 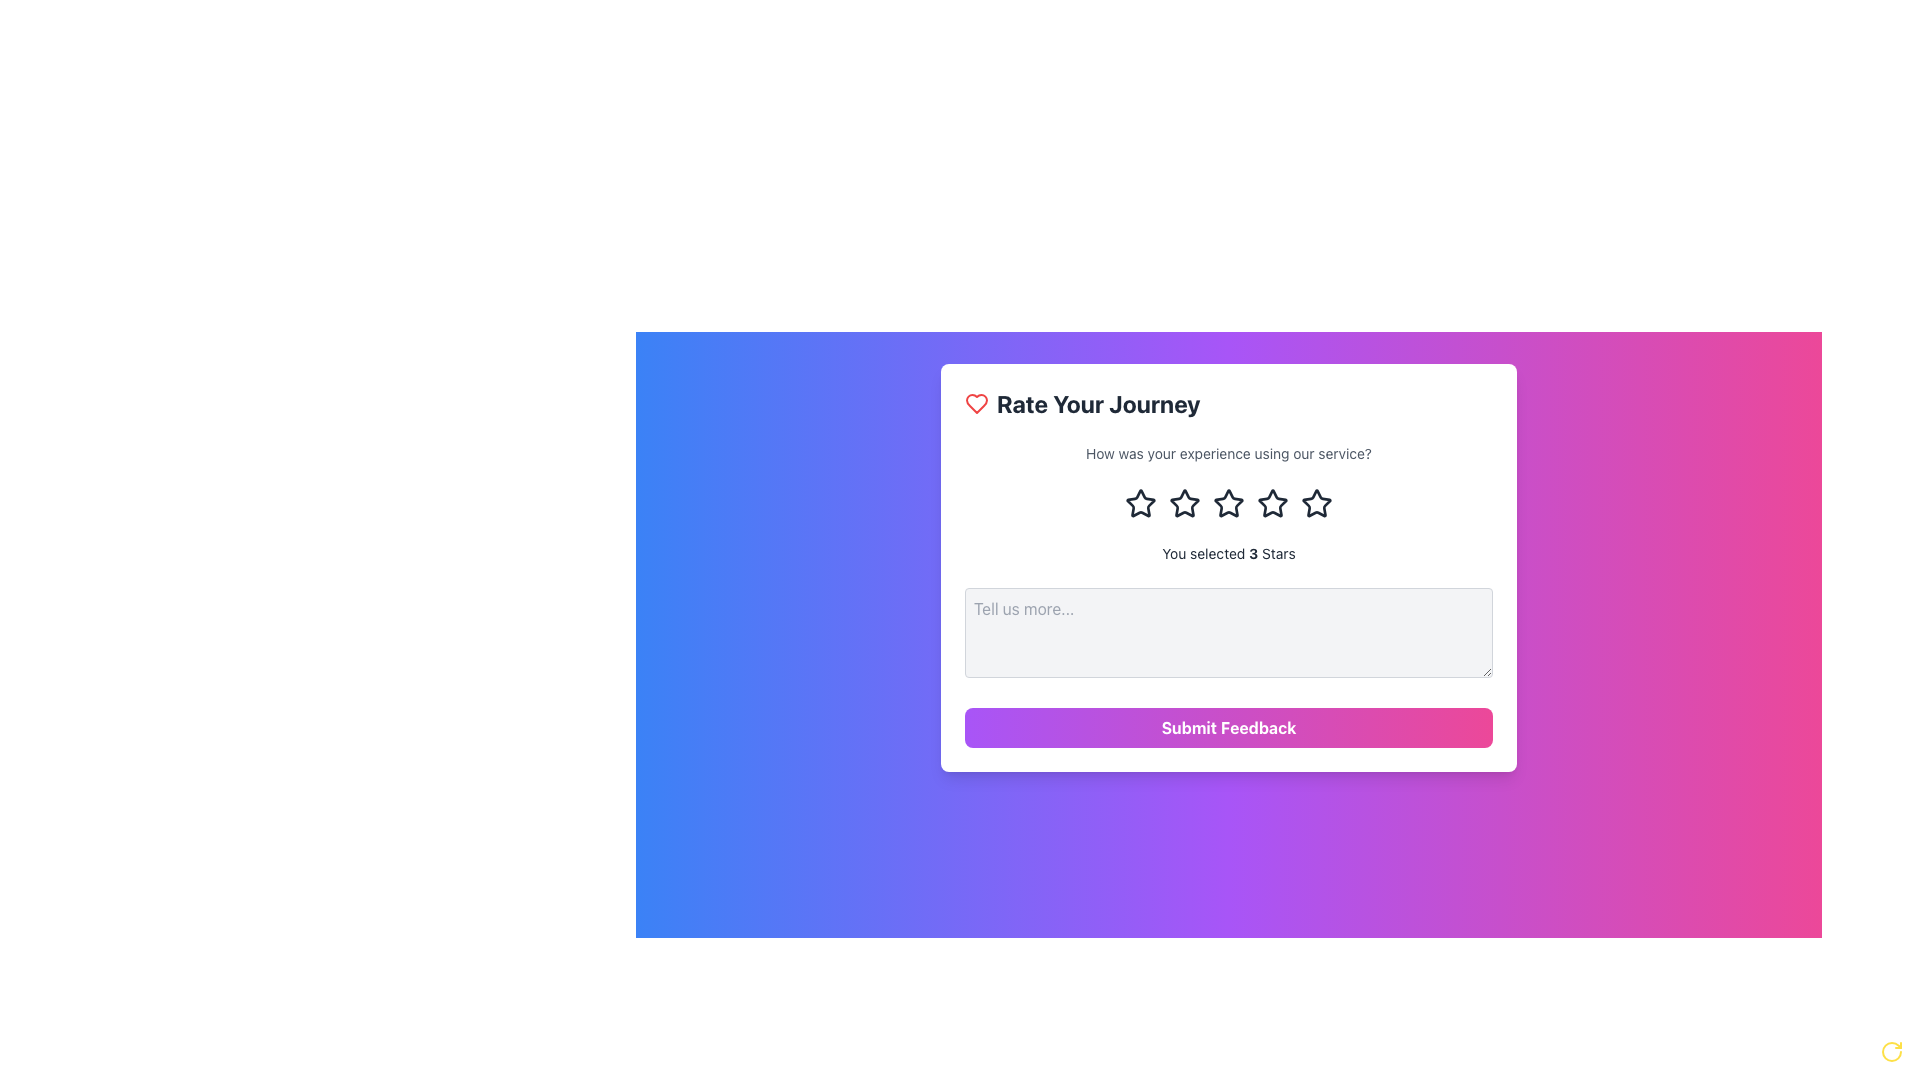 I want to click on the numeral '3' in the text 'You selected 3 Stars', which is prominently displayed in the middle of the feedback form modal, so click(x=1252, y=553).